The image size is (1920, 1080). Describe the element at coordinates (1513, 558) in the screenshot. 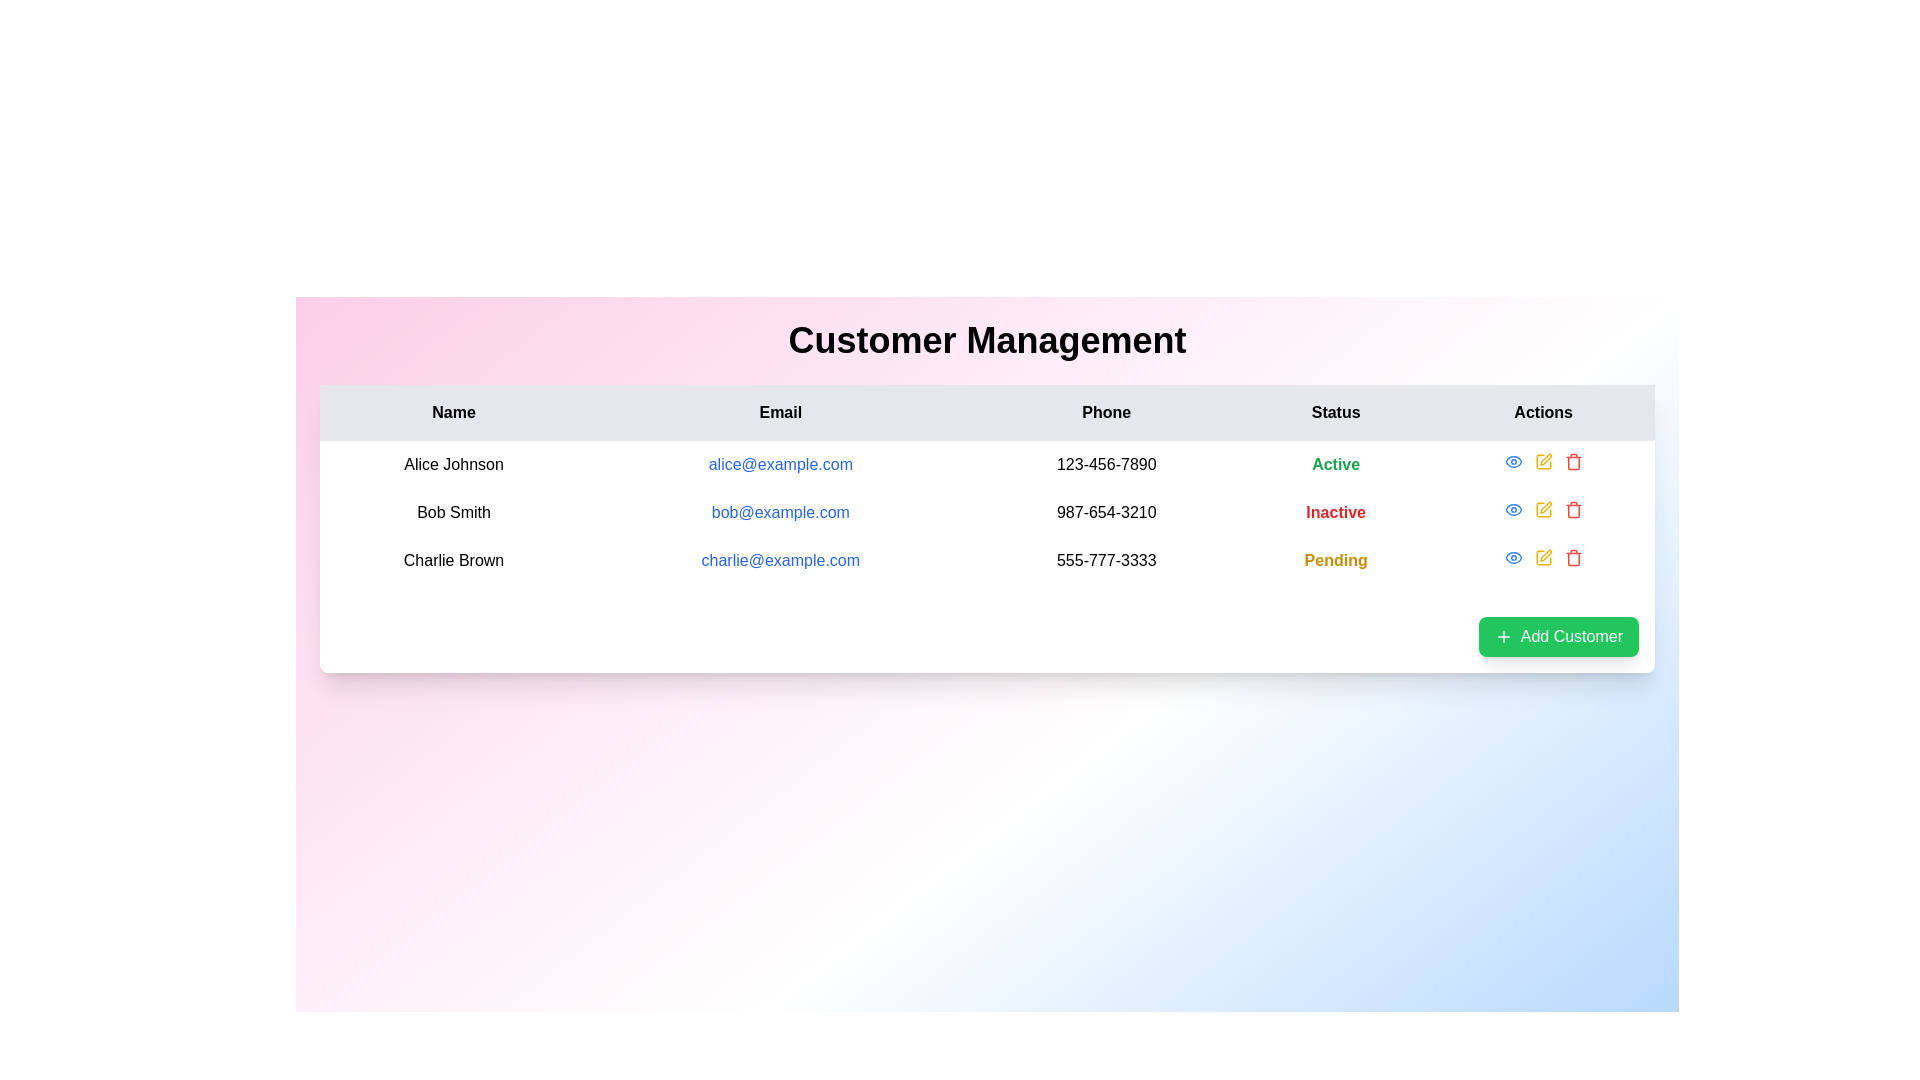

I see `the visibility toggle icon associated with user 'Bob Smith' in the 'Actions' column of the table` at that location.